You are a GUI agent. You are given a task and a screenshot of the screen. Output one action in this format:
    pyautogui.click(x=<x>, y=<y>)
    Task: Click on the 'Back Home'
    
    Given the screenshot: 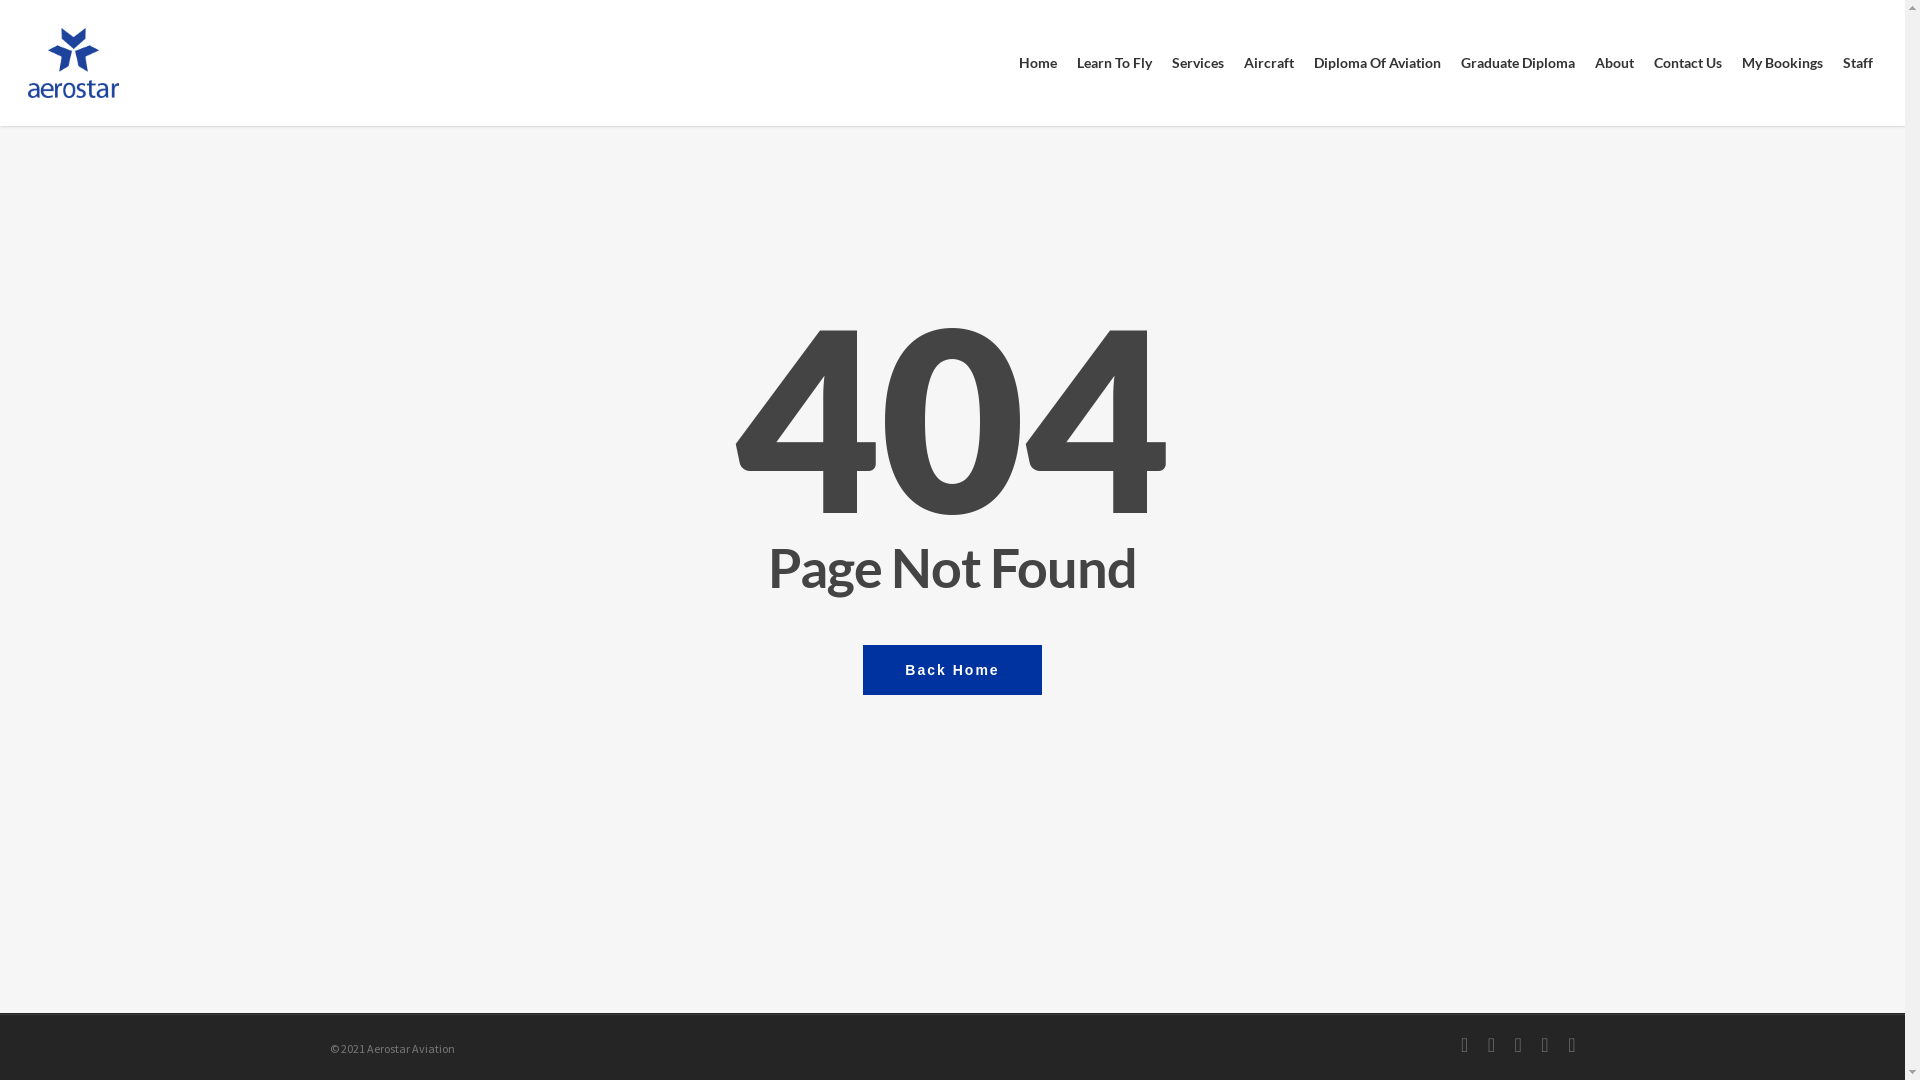 What is the action you would take?
    pyautogui.click(x=950, y=668)
    